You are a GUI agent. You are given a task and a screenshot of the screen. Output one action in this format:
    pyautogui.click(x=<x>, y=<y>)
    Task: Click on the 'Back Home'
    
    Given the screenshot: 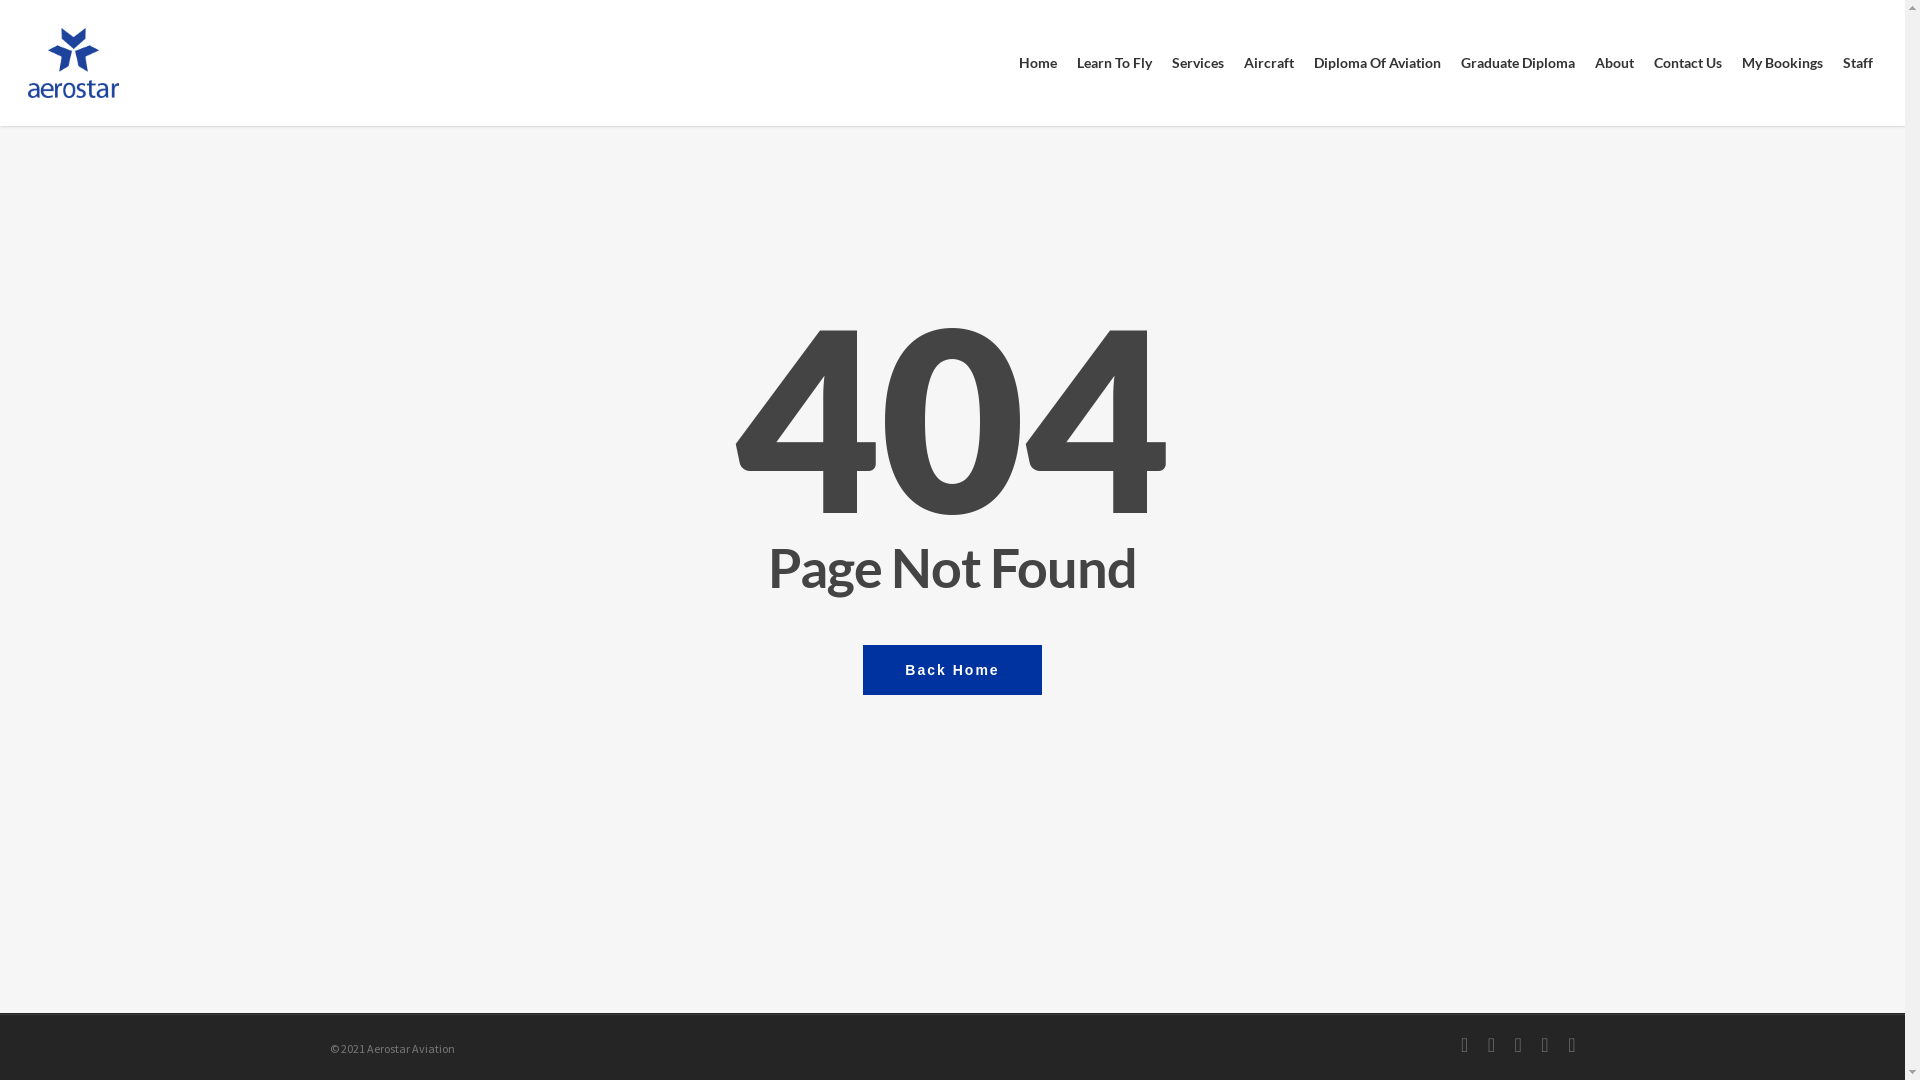 What is the action you would take?
    pyautogui.click(x=950, y=668)
    